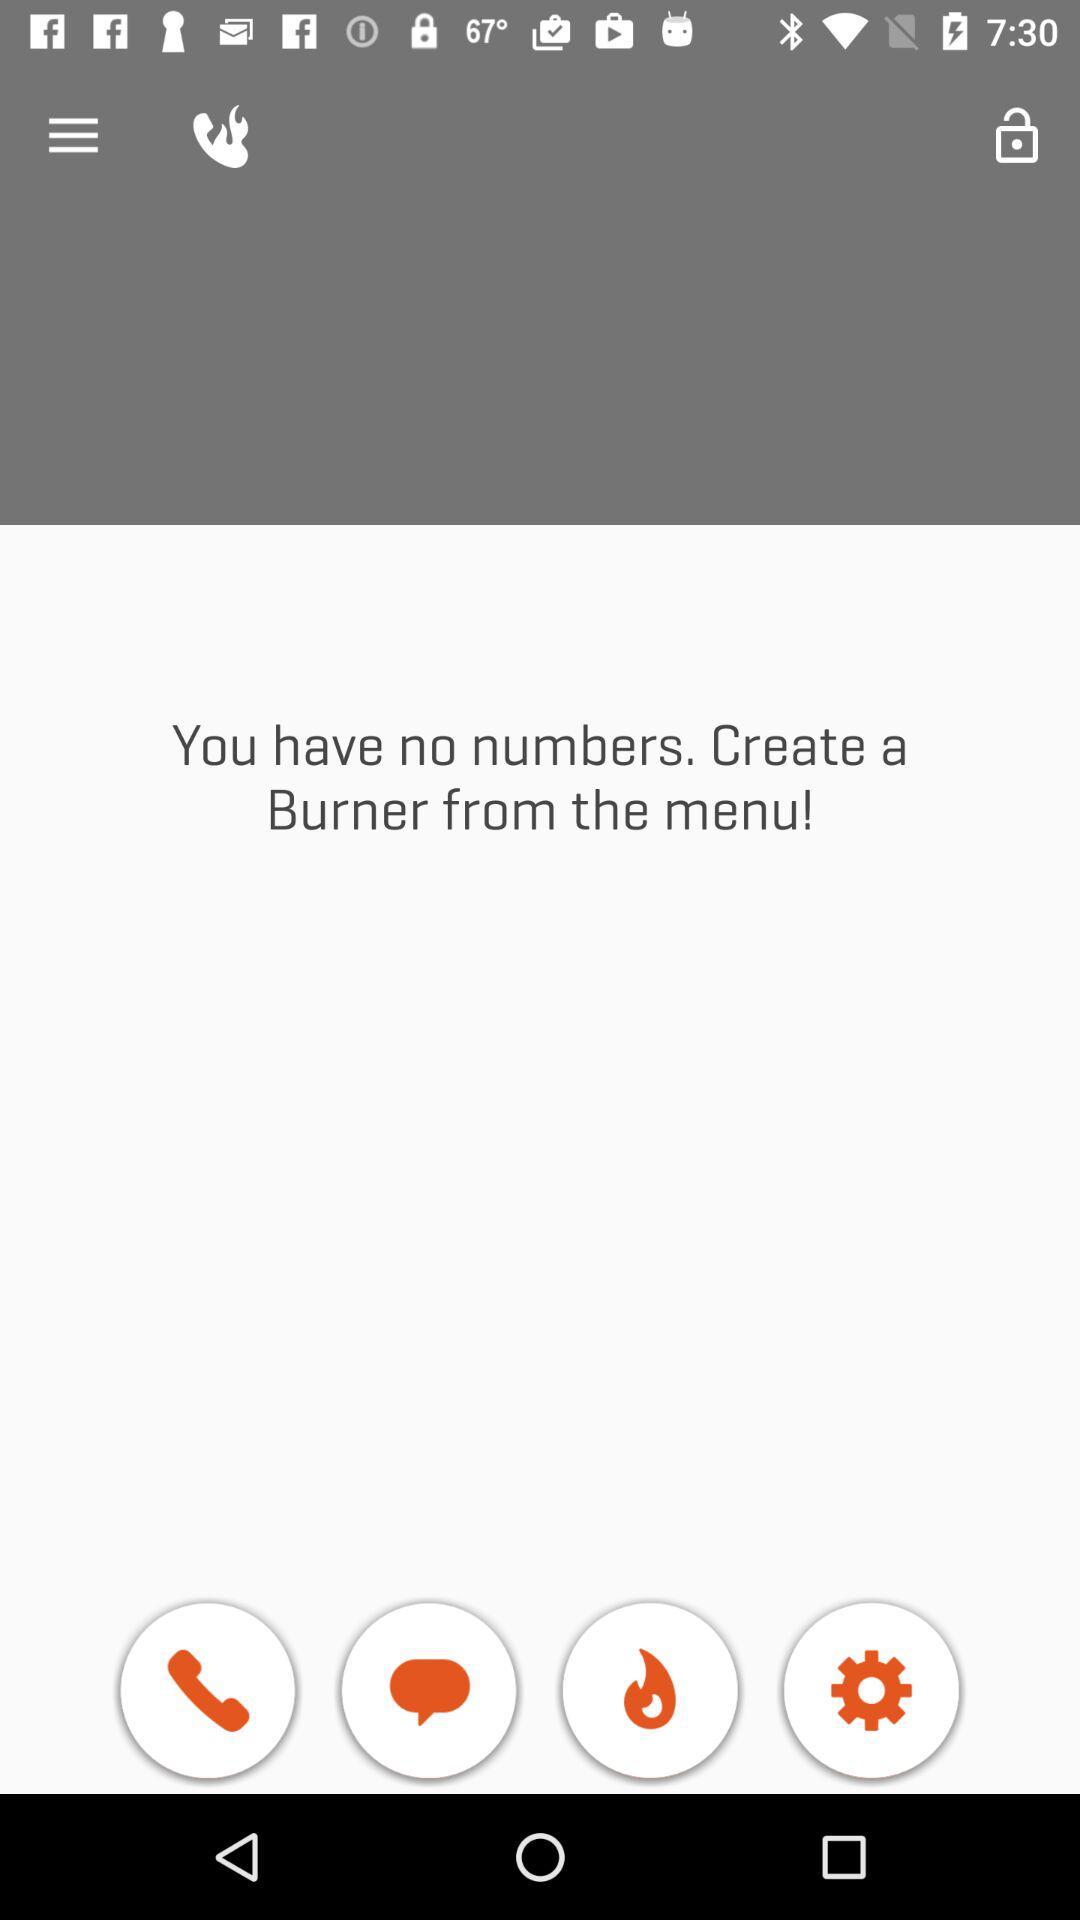 This screenshot has width=1080, height=1920. What do you see at coordinates (427, 1693) in the screenshot?
I see `the chat icon` at bounding box center [427, 1693].